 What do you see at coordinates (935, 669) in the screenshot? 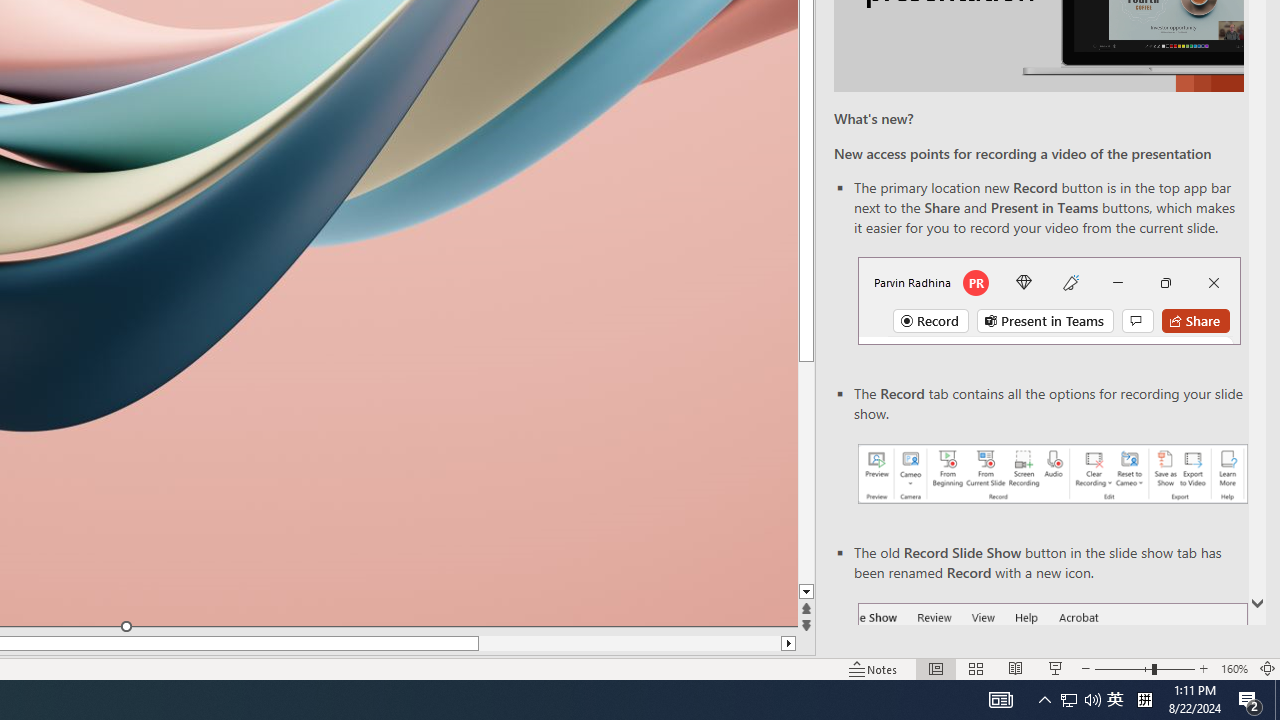
I see `'Normal'` at bounding box center [935, 669].